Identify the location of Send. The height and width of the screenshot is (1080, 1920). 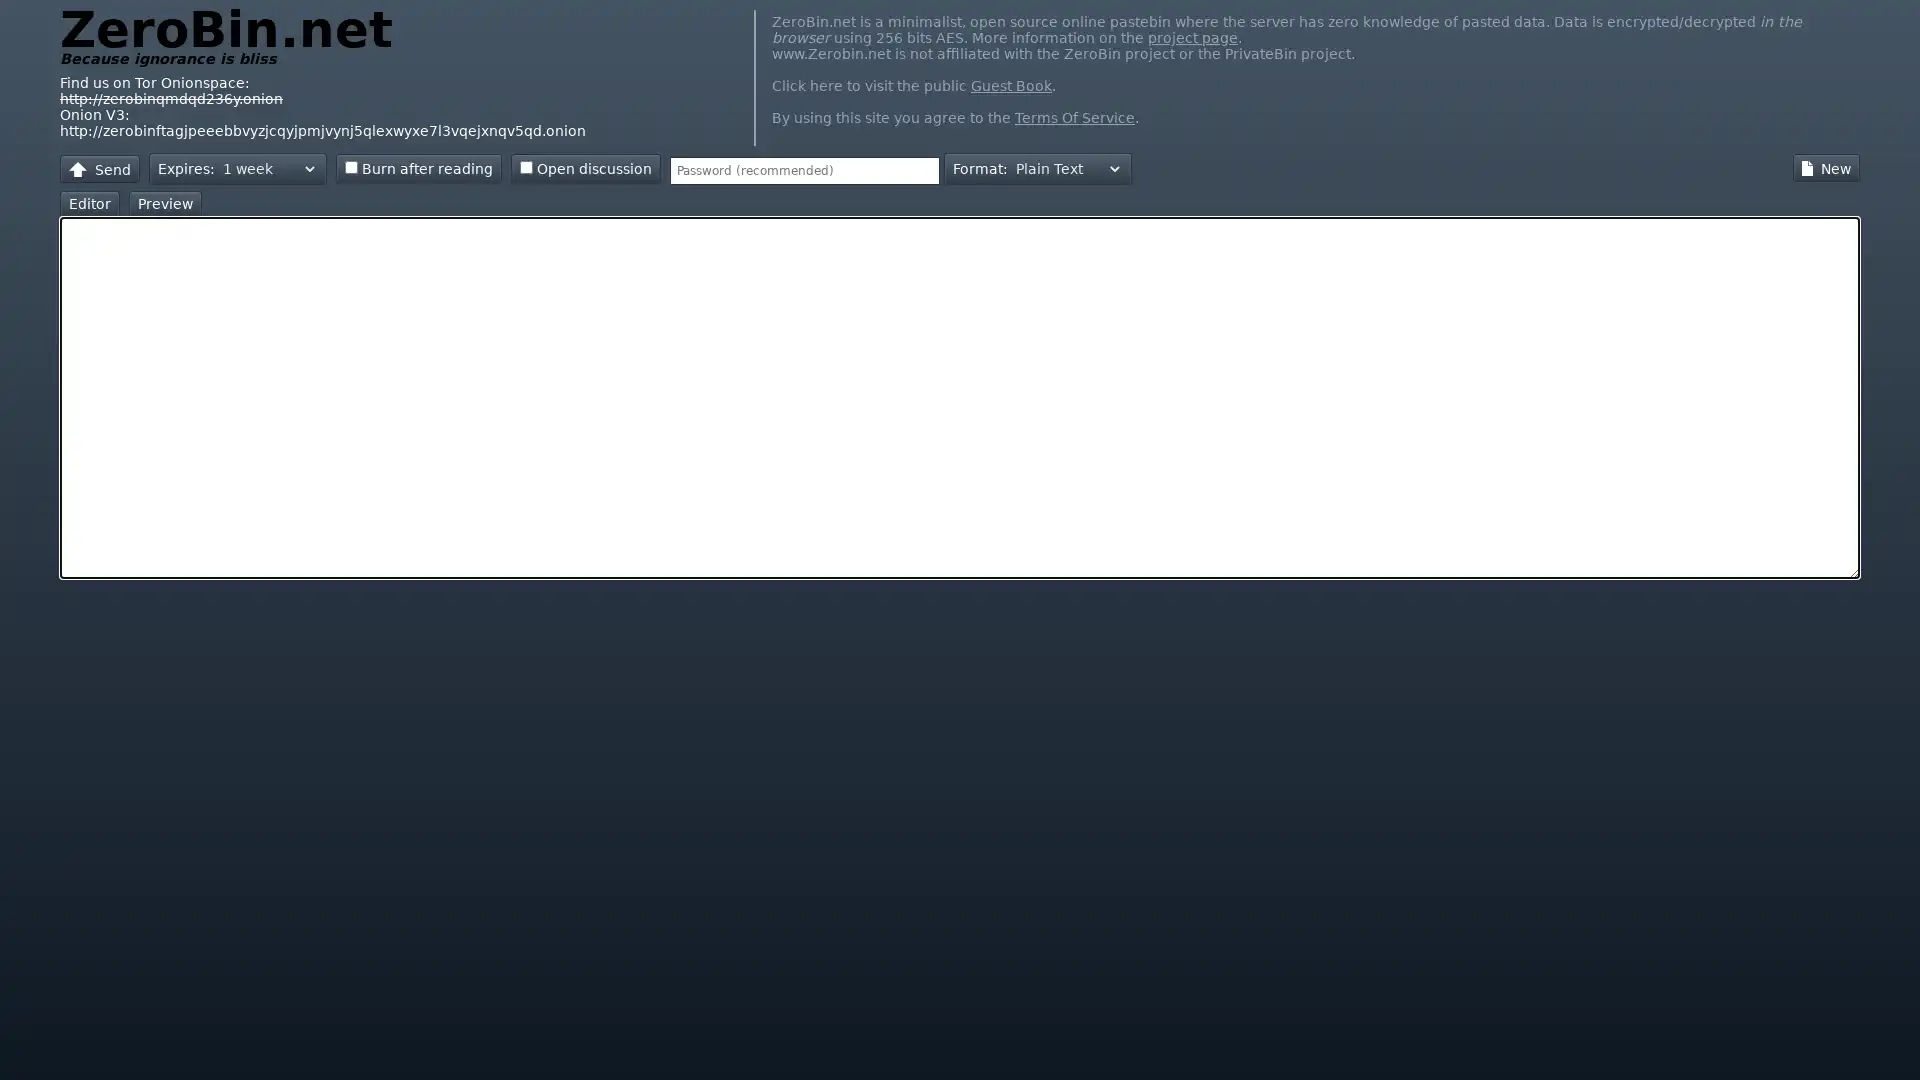
(99, 168).